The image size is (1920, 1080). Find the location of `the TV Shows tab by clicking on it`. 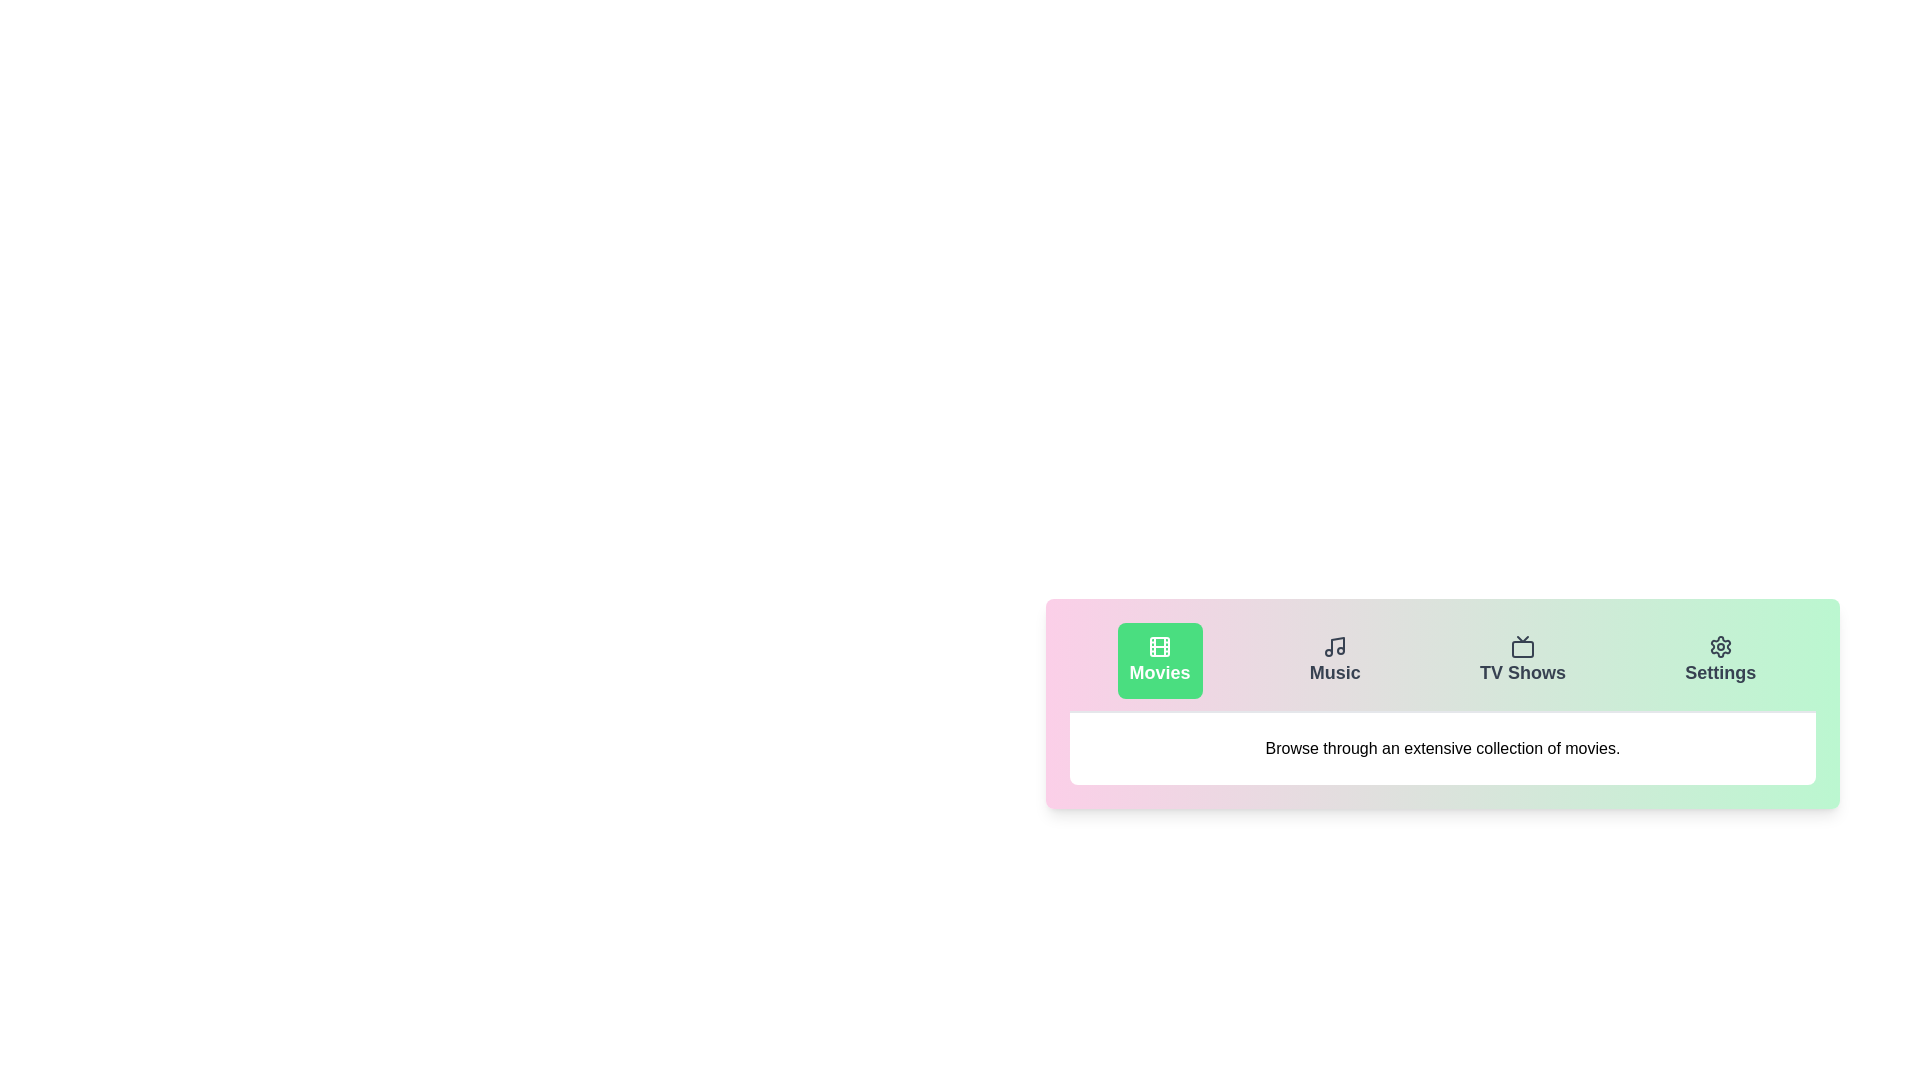

the TV Shows tab by clicking on it is located at coordinates (1522, 660).